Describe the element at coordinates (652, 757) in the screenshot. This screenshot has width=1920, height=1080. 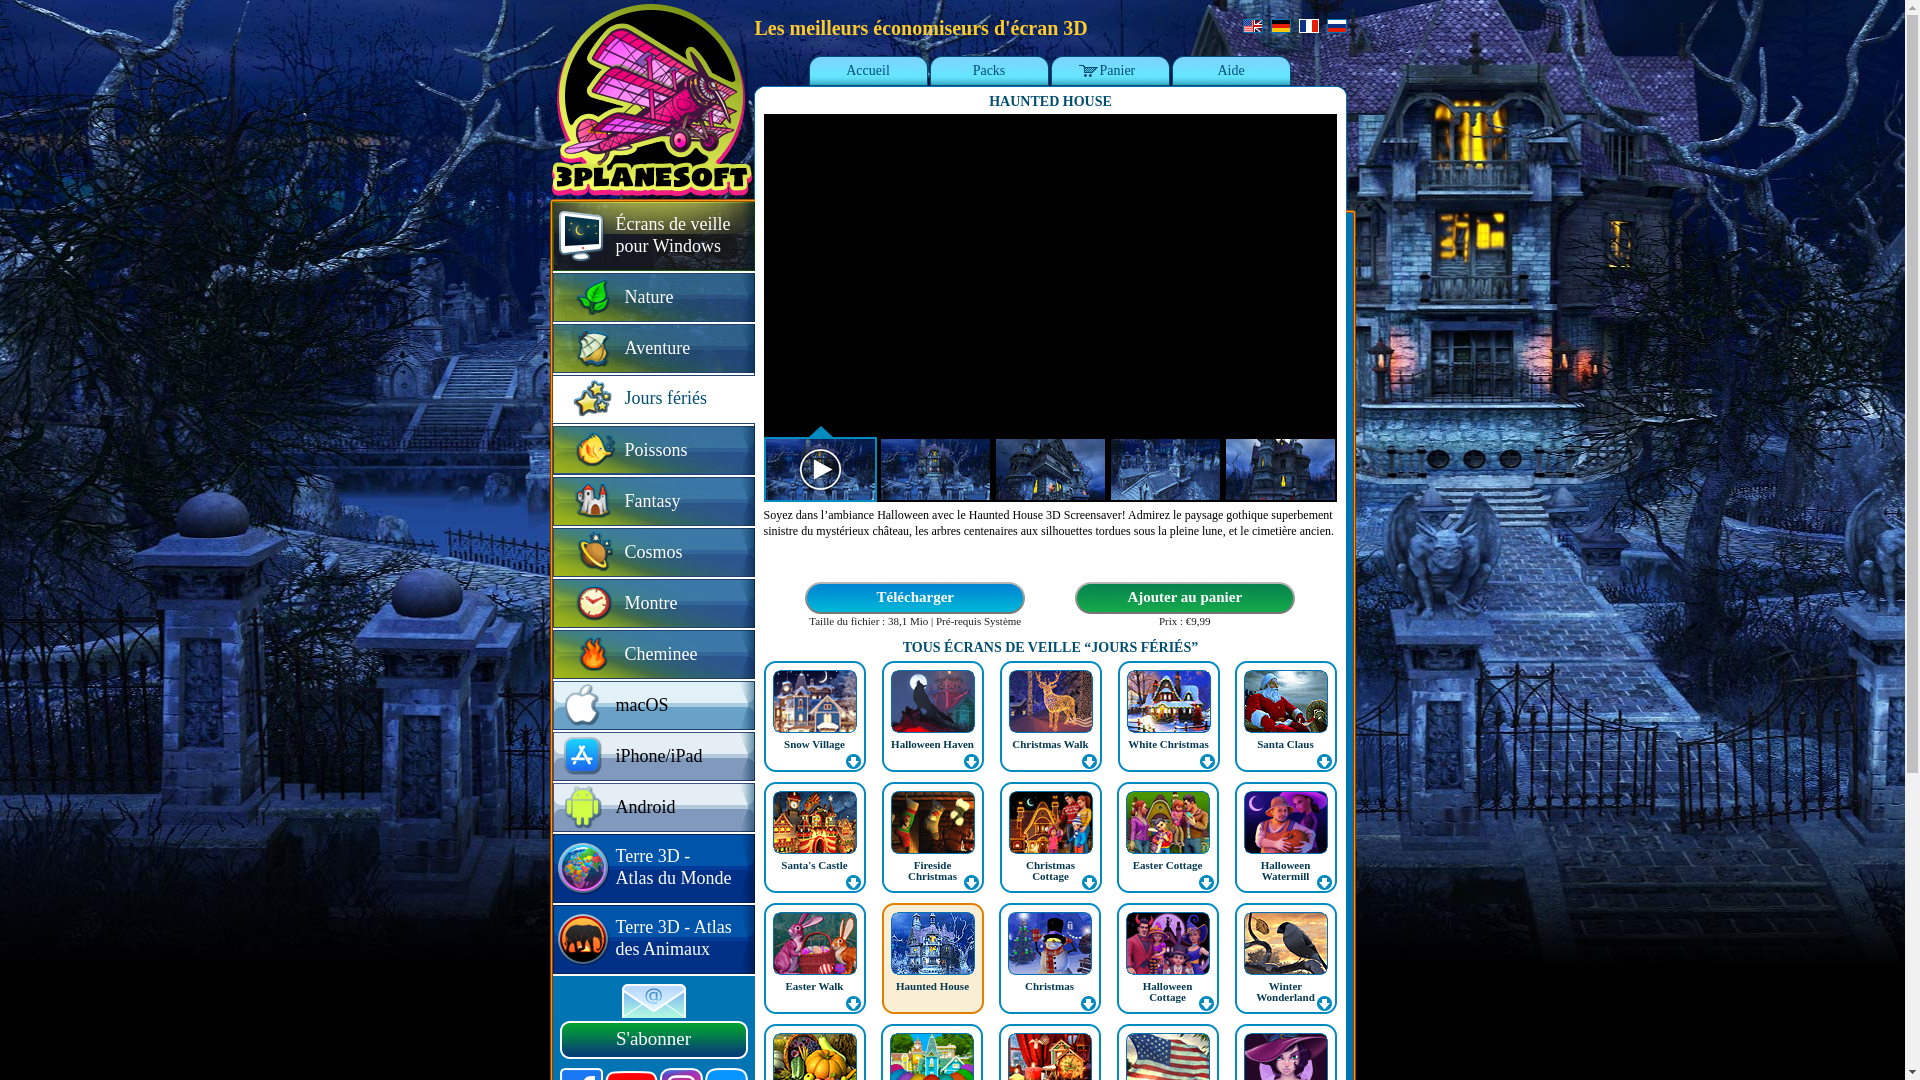
I see `'iPhone/iPad'` at that location.